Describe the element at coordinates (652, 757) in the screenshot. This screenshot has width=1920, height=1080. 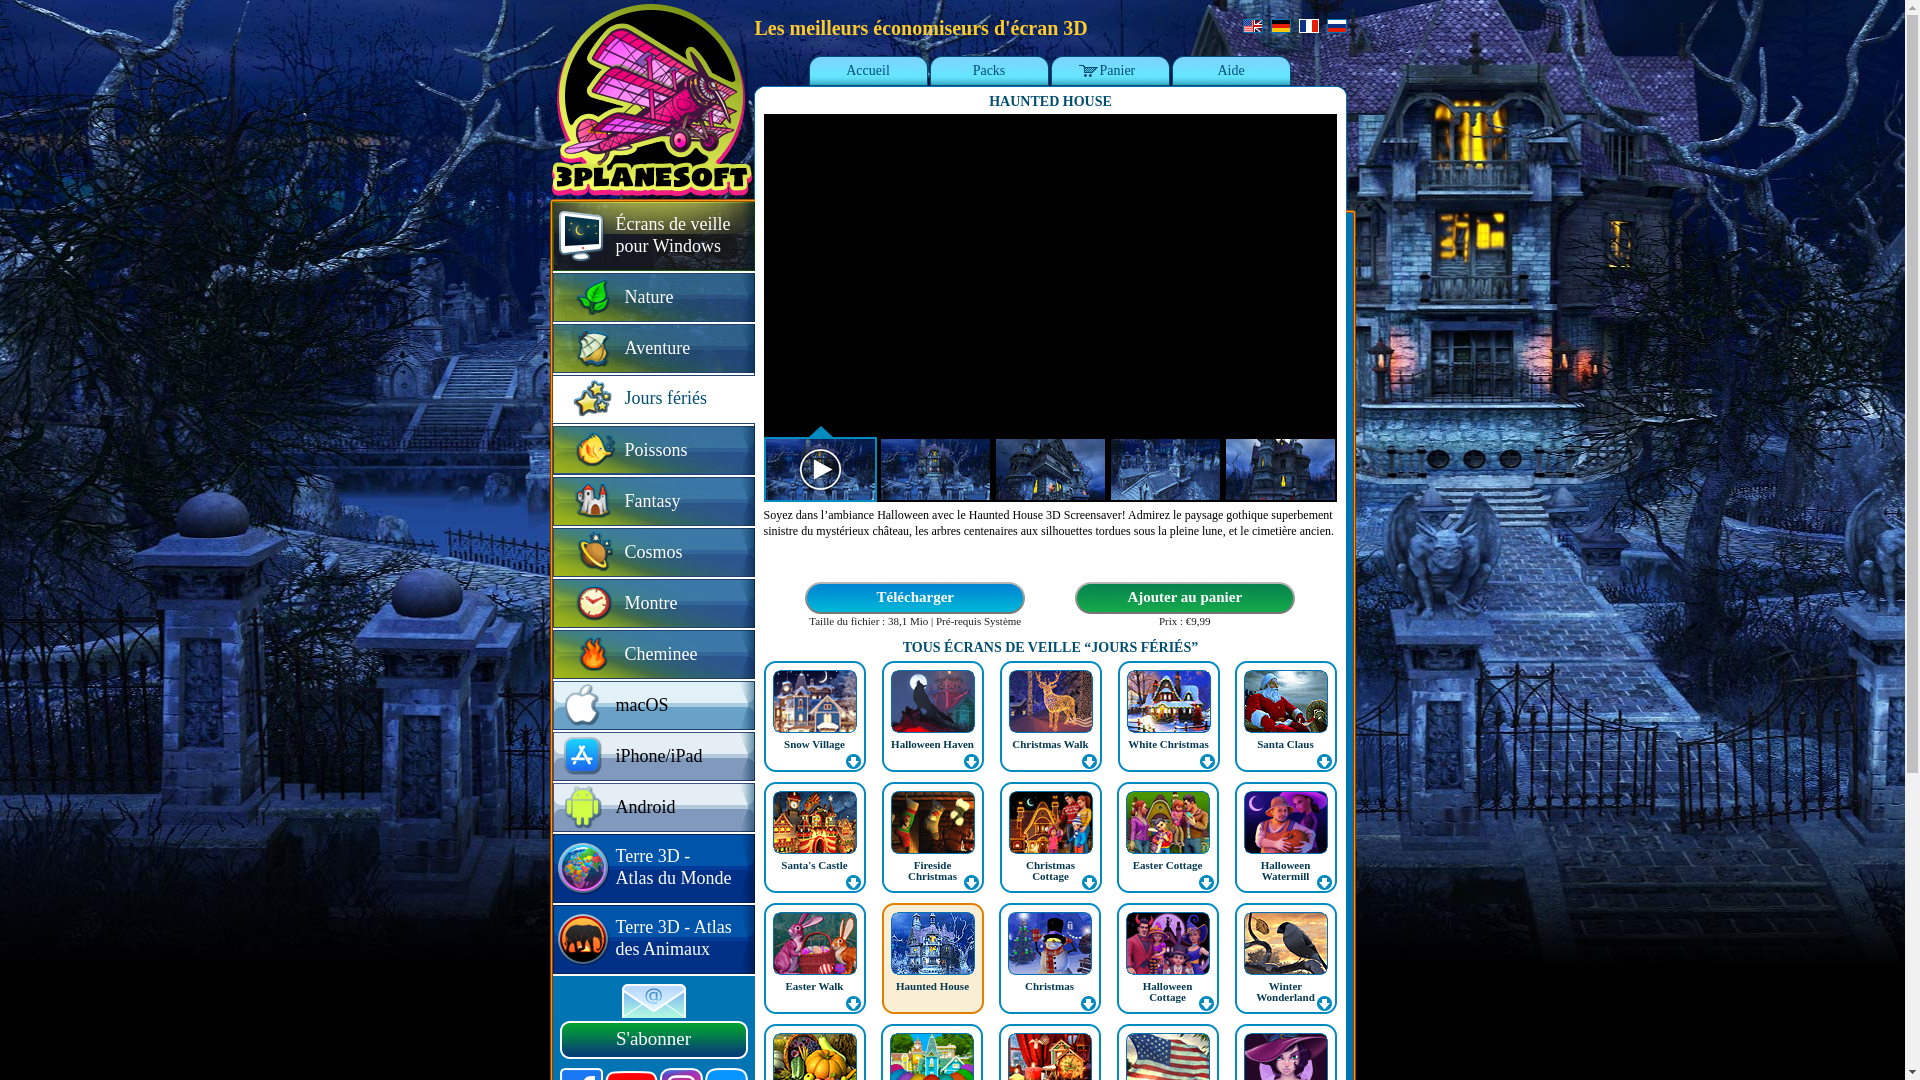
I see `'iPhone/iPad'` at that location.